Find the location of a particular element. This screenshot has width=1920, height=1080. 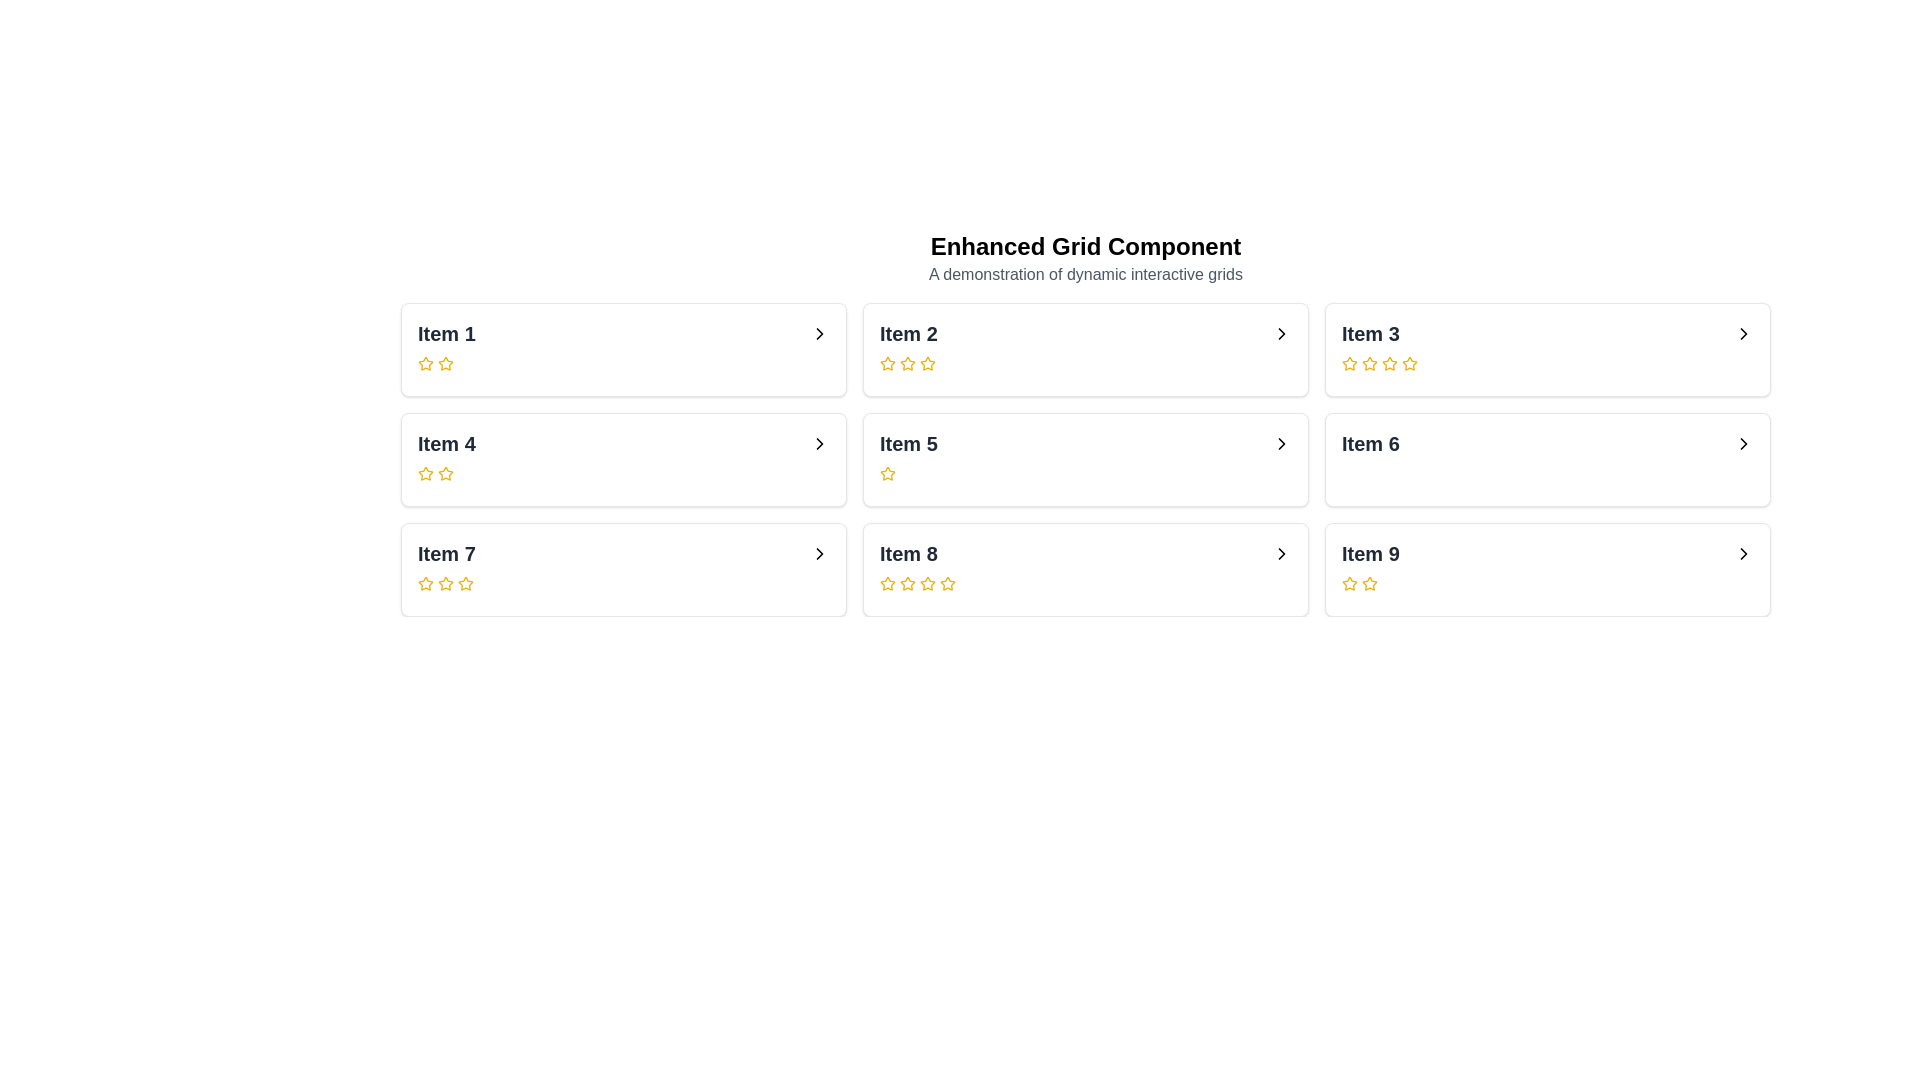

the third star icon used for ratings, which has a yellow outline and is located beneath the text 'Item 2' in a grid layout, to interact with it is located at coordinates (906, 363).